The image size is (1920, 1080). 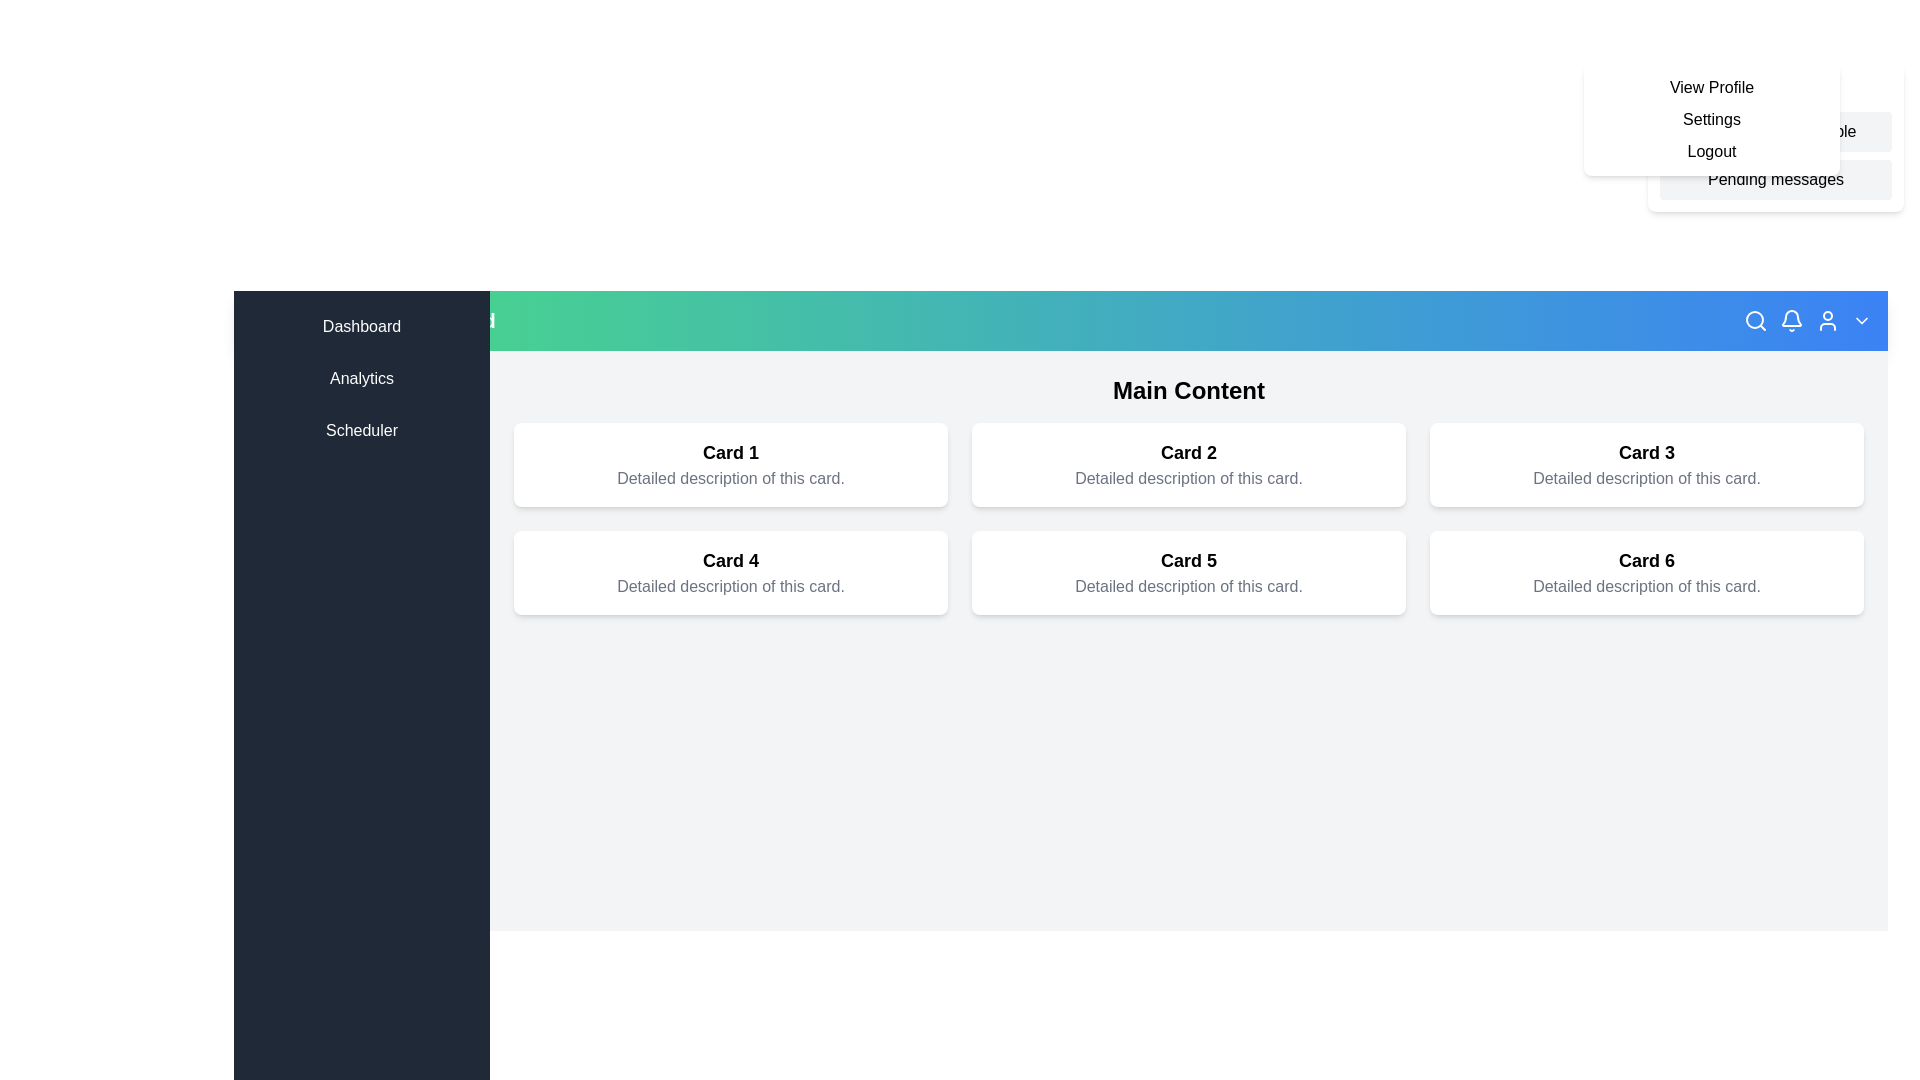 I want to click on the 'View Profile' text link, which is the first text link in a vertical column at the top-right corner of the popup menu, so click(x=1711, y=87).